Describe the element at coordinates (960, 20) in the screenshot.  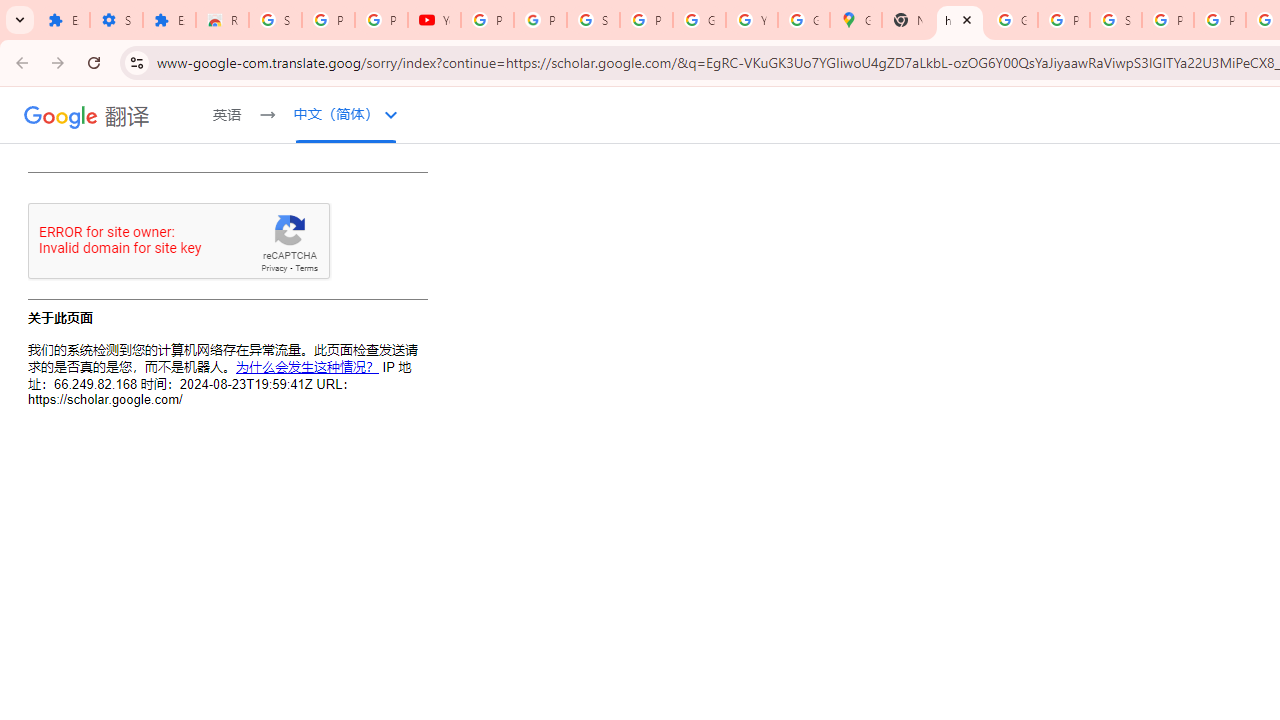
I see `'https://scholar.google.com/'` at that location.